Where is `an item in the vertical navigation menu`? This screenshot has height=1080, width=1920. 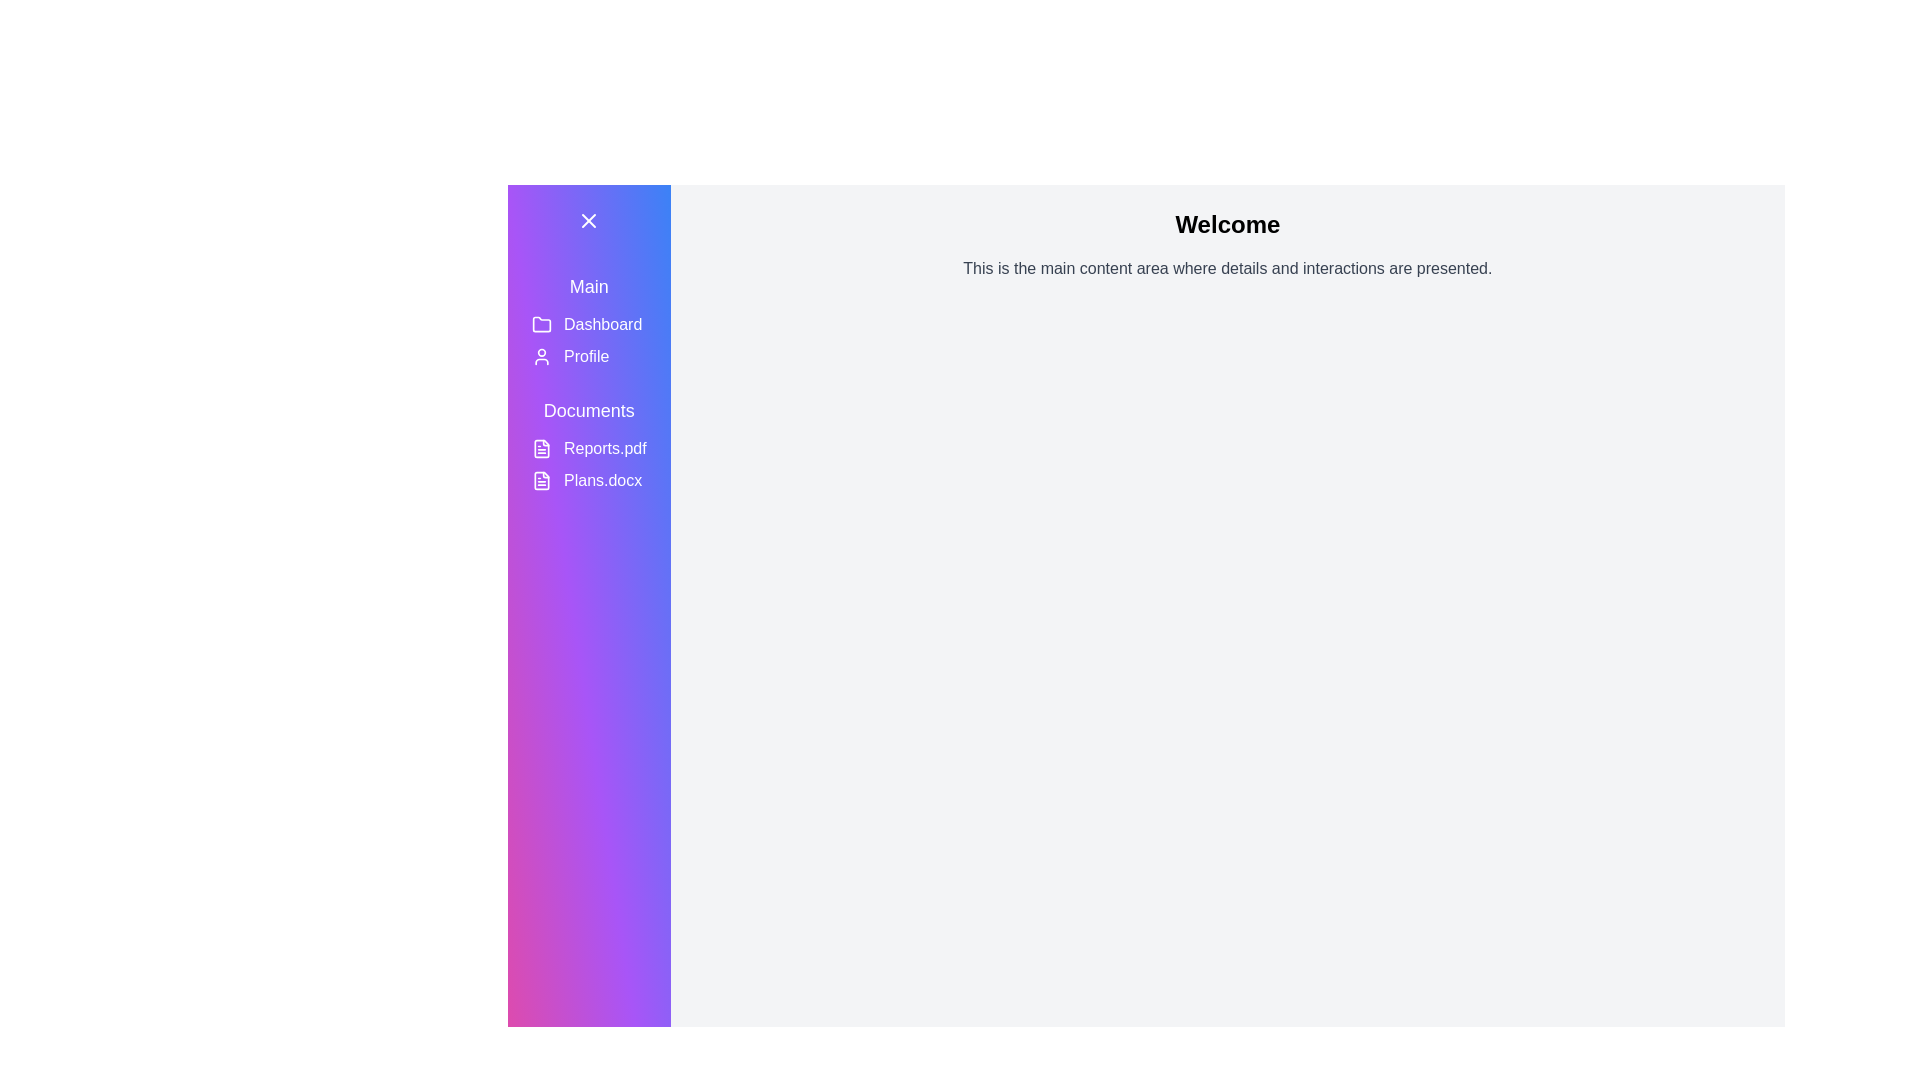 an item in the vertical navigation menu is located at coordinates (588, 385).